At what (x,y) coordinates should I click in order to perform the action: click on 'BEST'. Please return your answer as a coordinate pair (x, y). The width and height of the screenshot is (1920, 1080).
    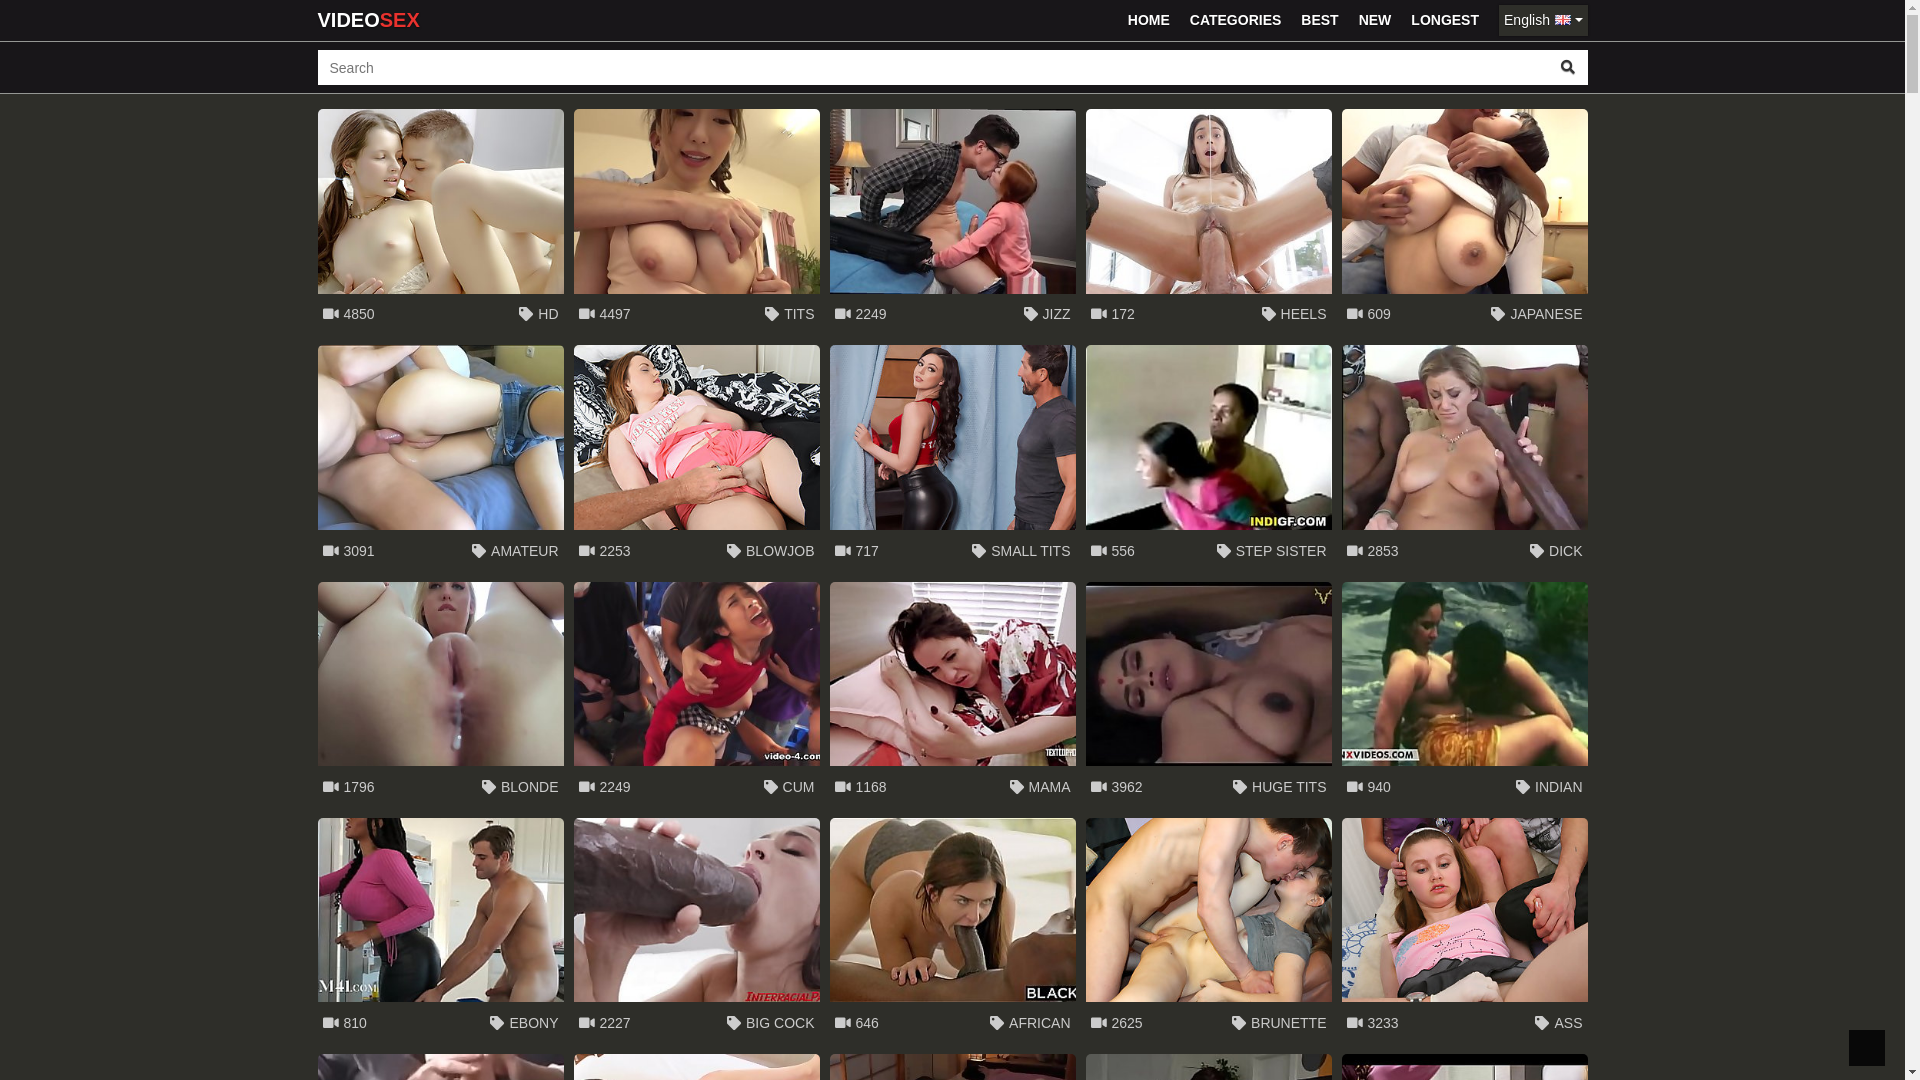
    Looking at the image, I should click on (1319, 20).